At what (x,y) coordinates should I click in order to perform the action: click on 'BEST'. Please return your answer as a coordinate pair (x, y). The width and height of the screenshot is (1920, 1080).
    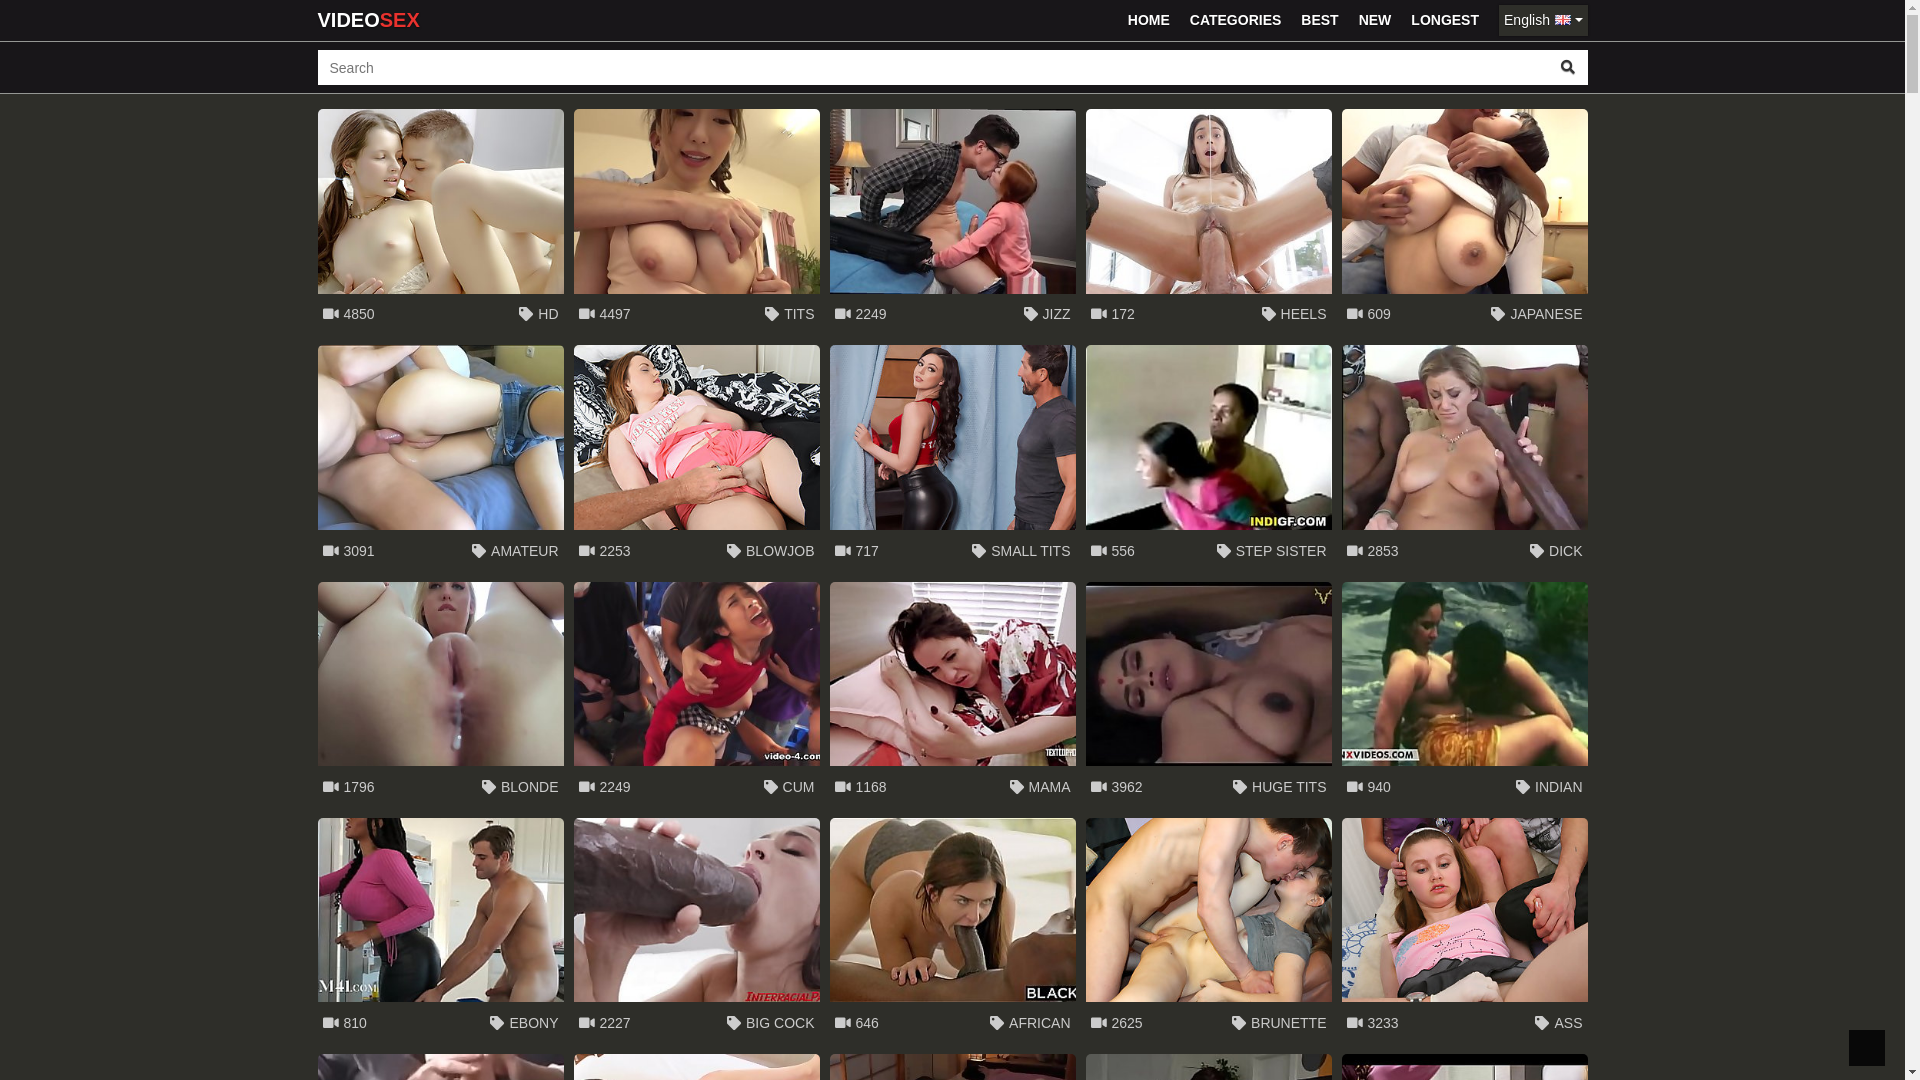
    Looking at the image, I should click on (1319, 20).